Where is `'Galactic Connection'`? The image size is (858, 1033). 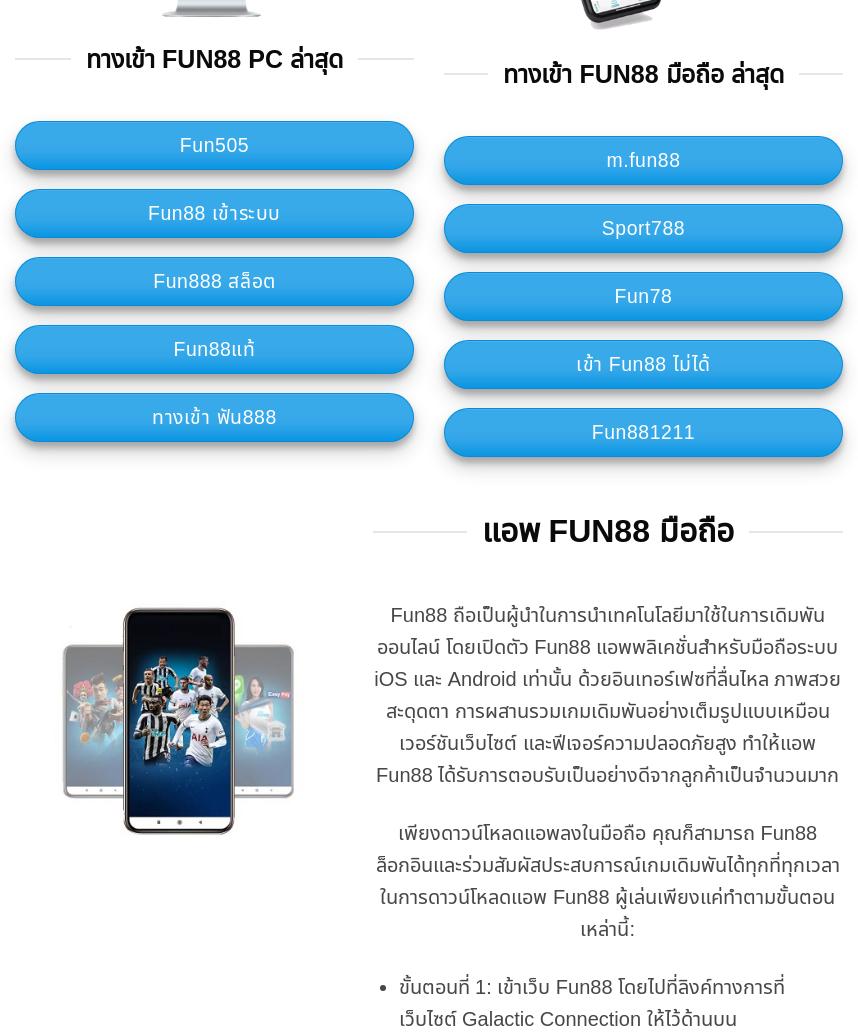
'Galactic Connection' is located at coordinates (551, 1017).